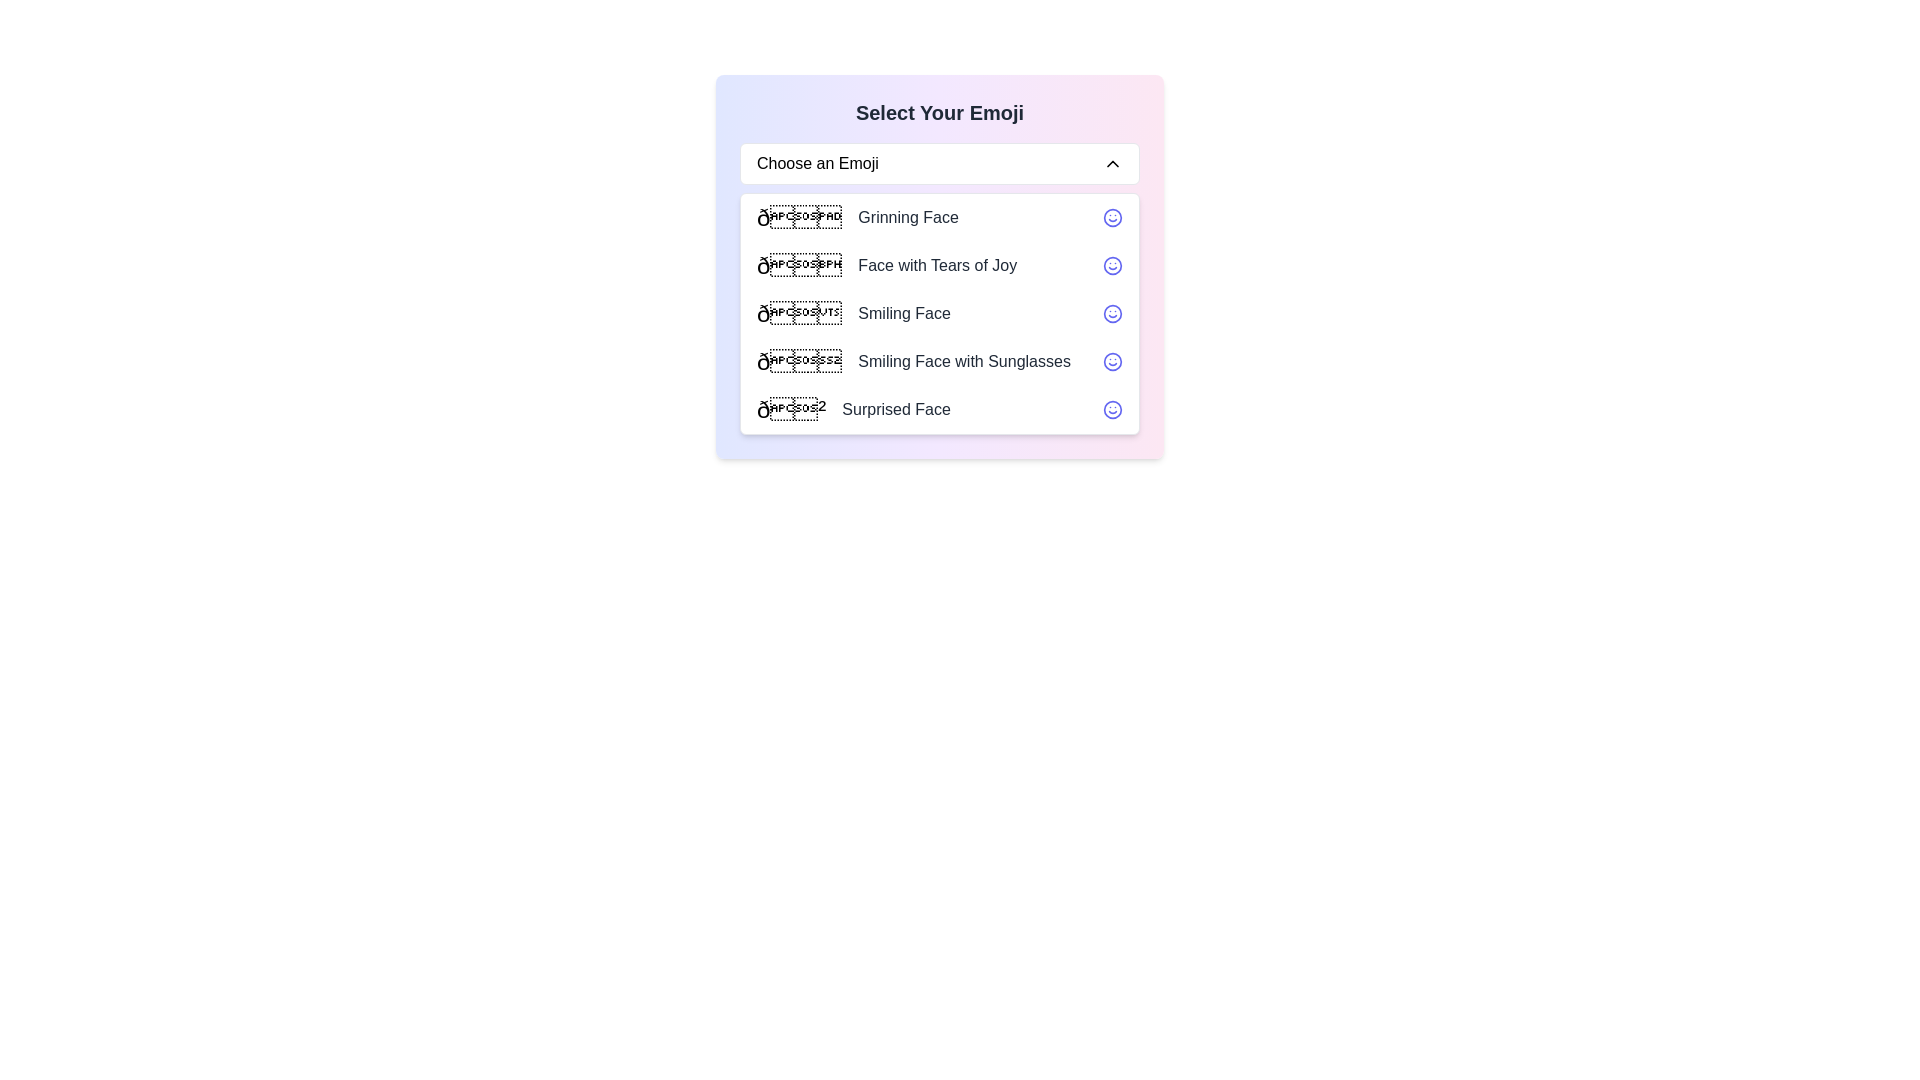 The width and height of the screenshot is (1920, 1080). I want to click on the label text element that describes the 'Grinning Face' emoji, located in the first row of the emoji selection list, to the right of the corresponding emoji icon, so click(907, 218).